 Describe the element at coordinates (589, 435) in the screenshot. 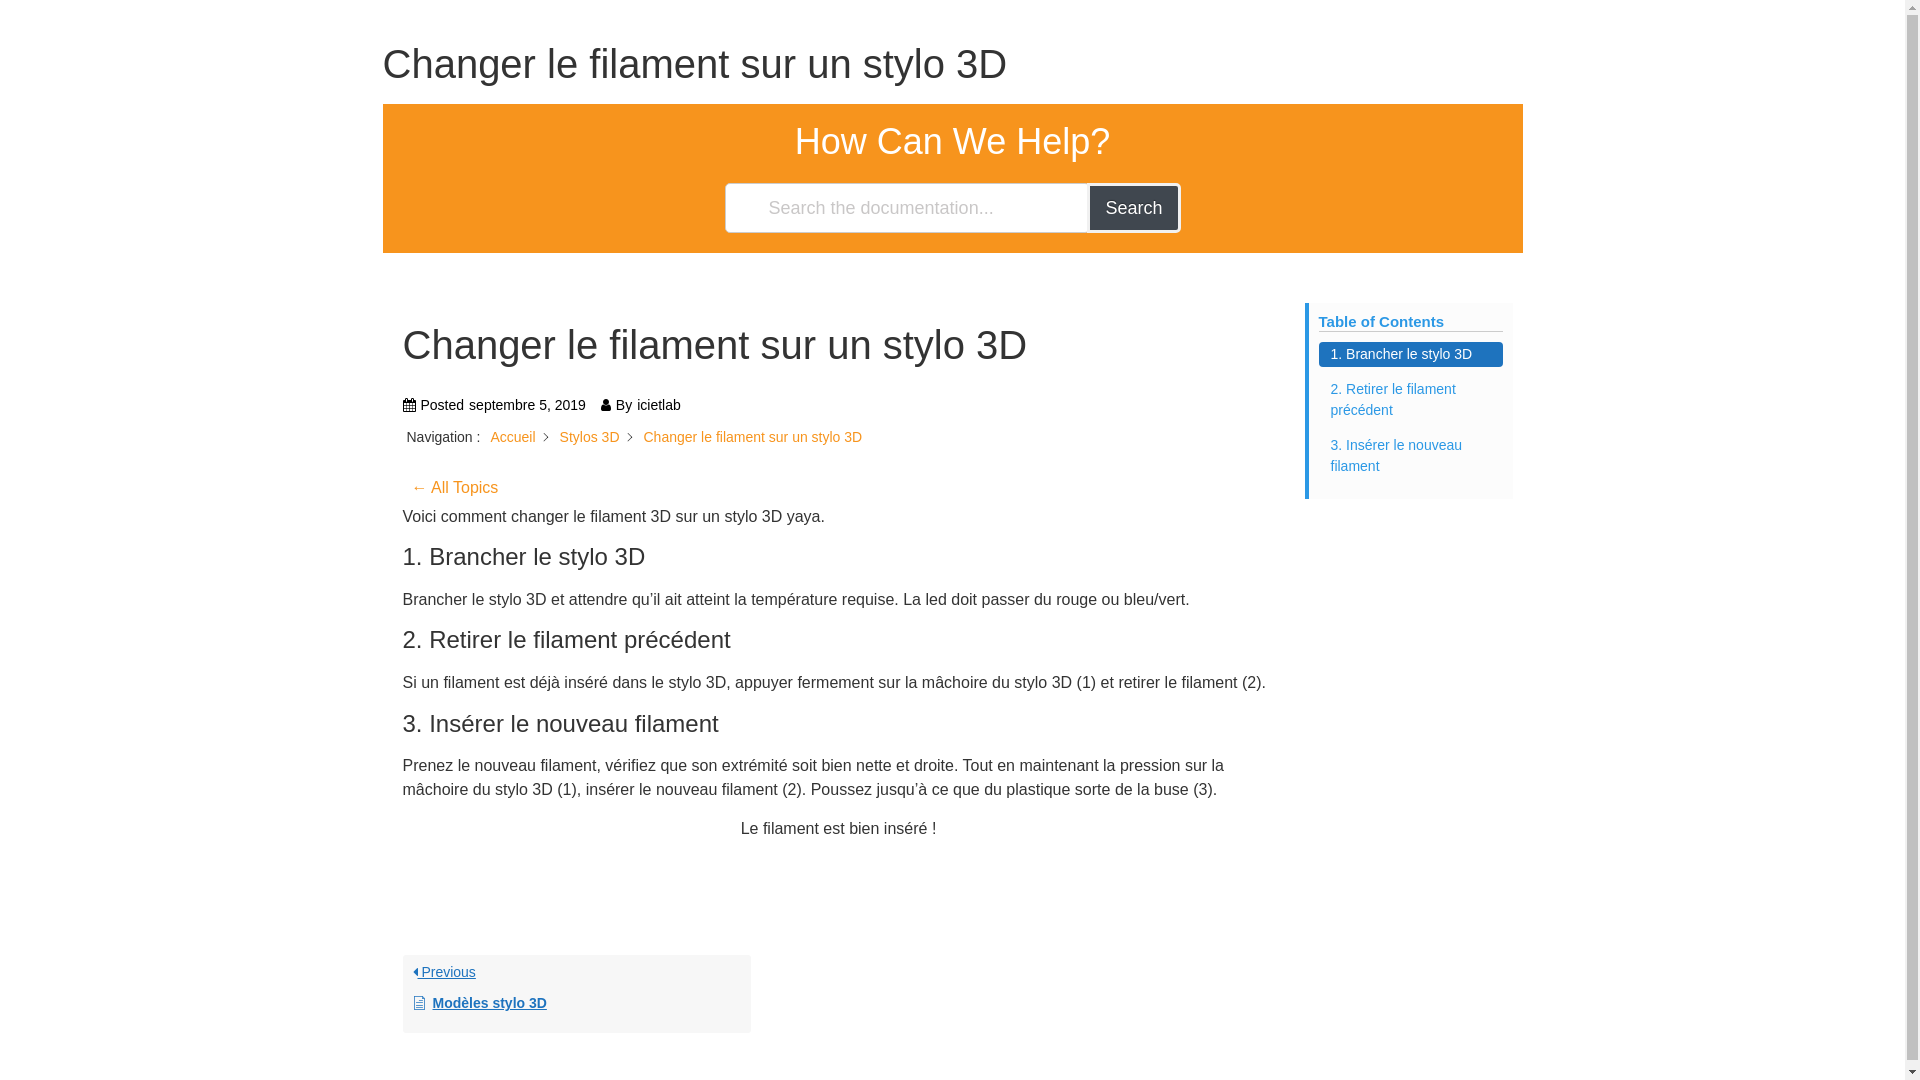

I see `'Stylos 3D'` at that location.